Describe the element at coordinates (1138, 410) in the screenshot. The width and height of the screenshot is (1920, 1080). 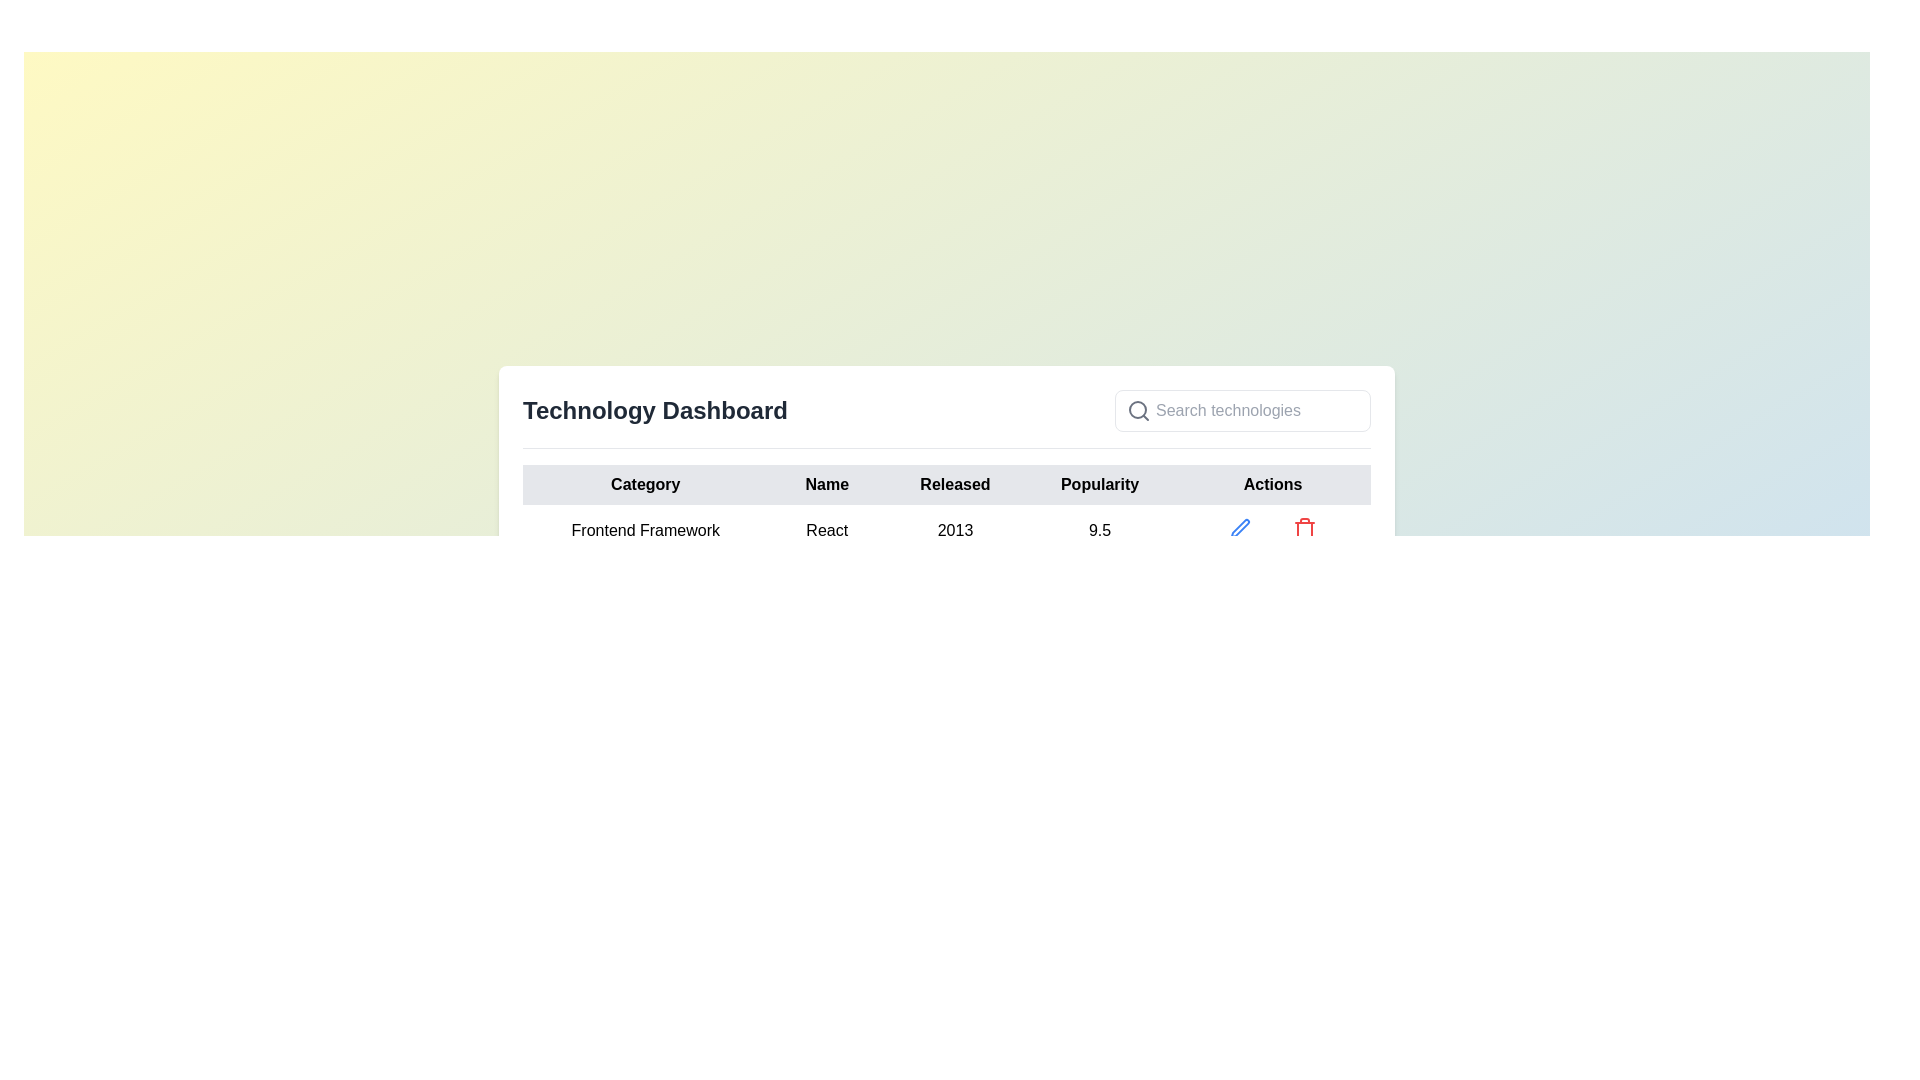
I see `the search icon, which is a magnifying glass located to the left side of the 'Search technologies' input field, centrally aligned vertically` at that location.